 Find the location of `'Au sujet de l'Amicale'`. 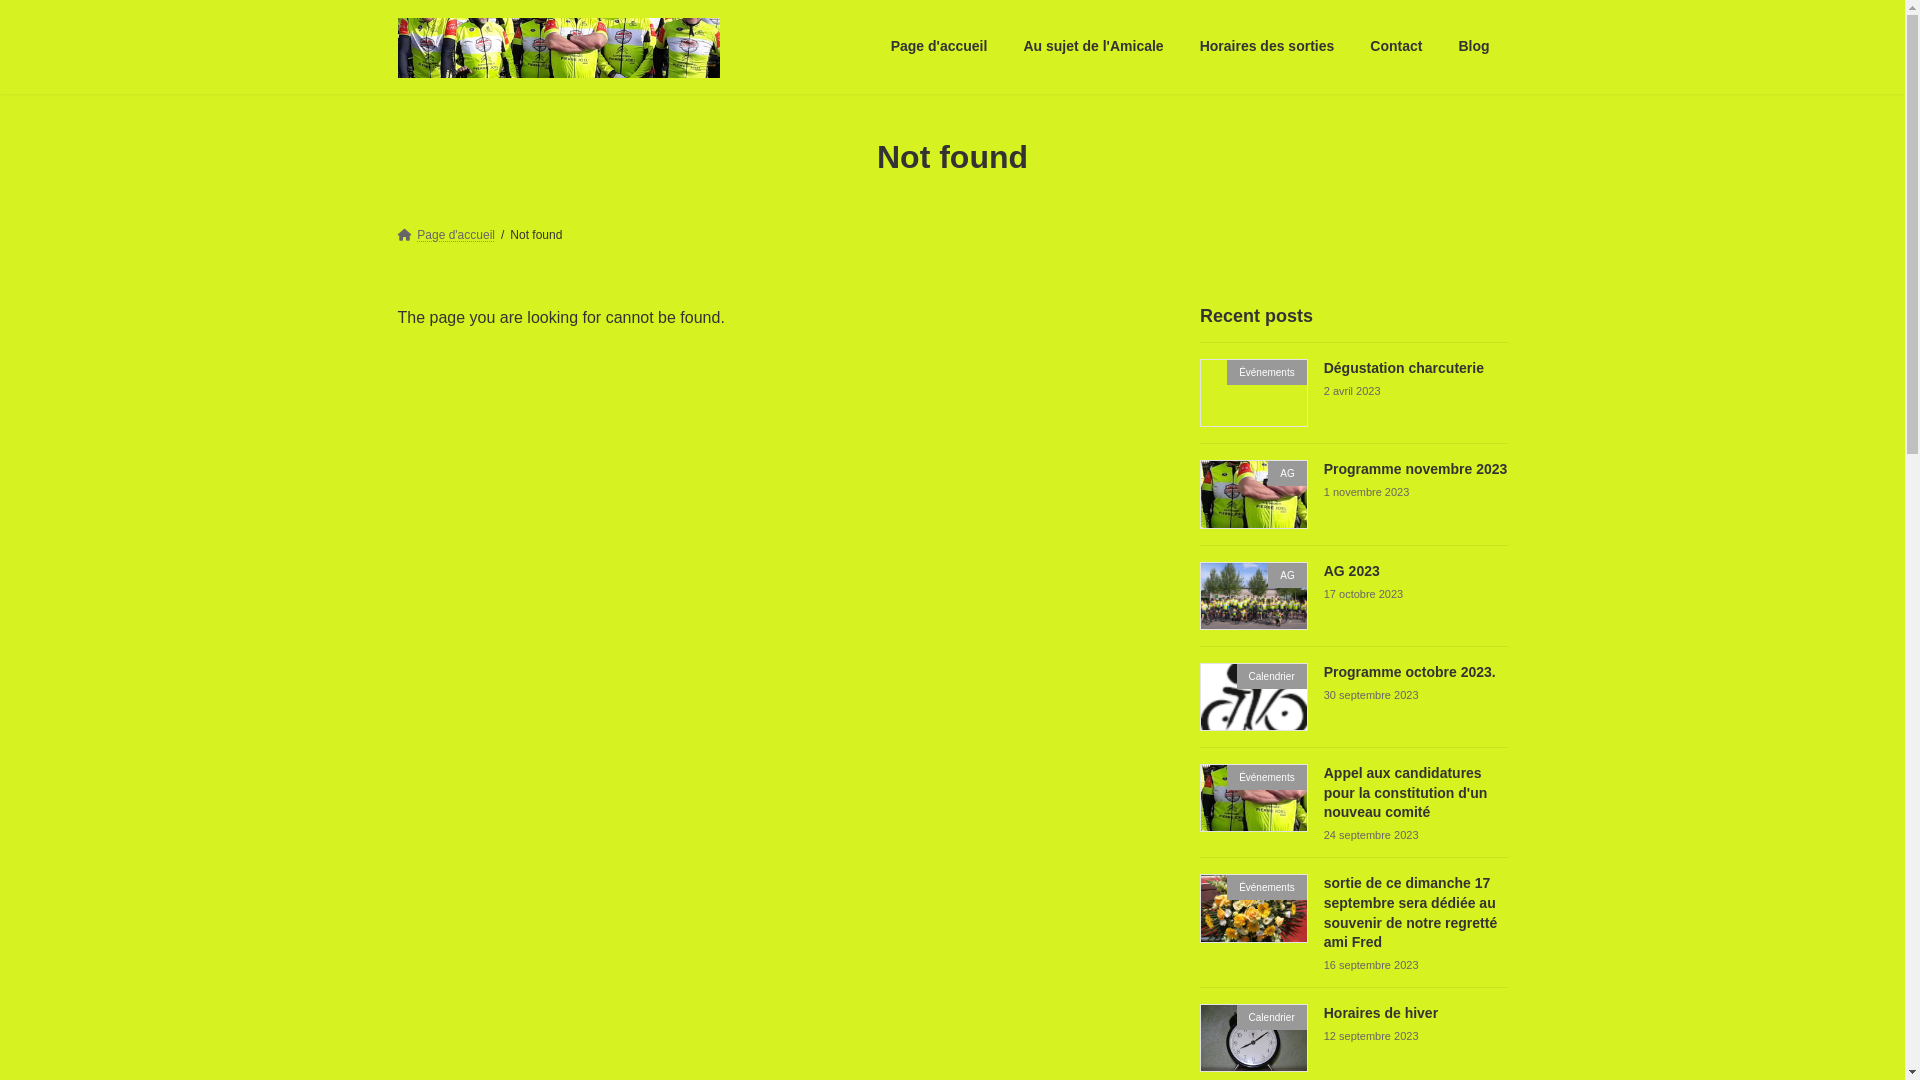

'Au sujet de l'Amicale' is located at coordinates (1092, 45).